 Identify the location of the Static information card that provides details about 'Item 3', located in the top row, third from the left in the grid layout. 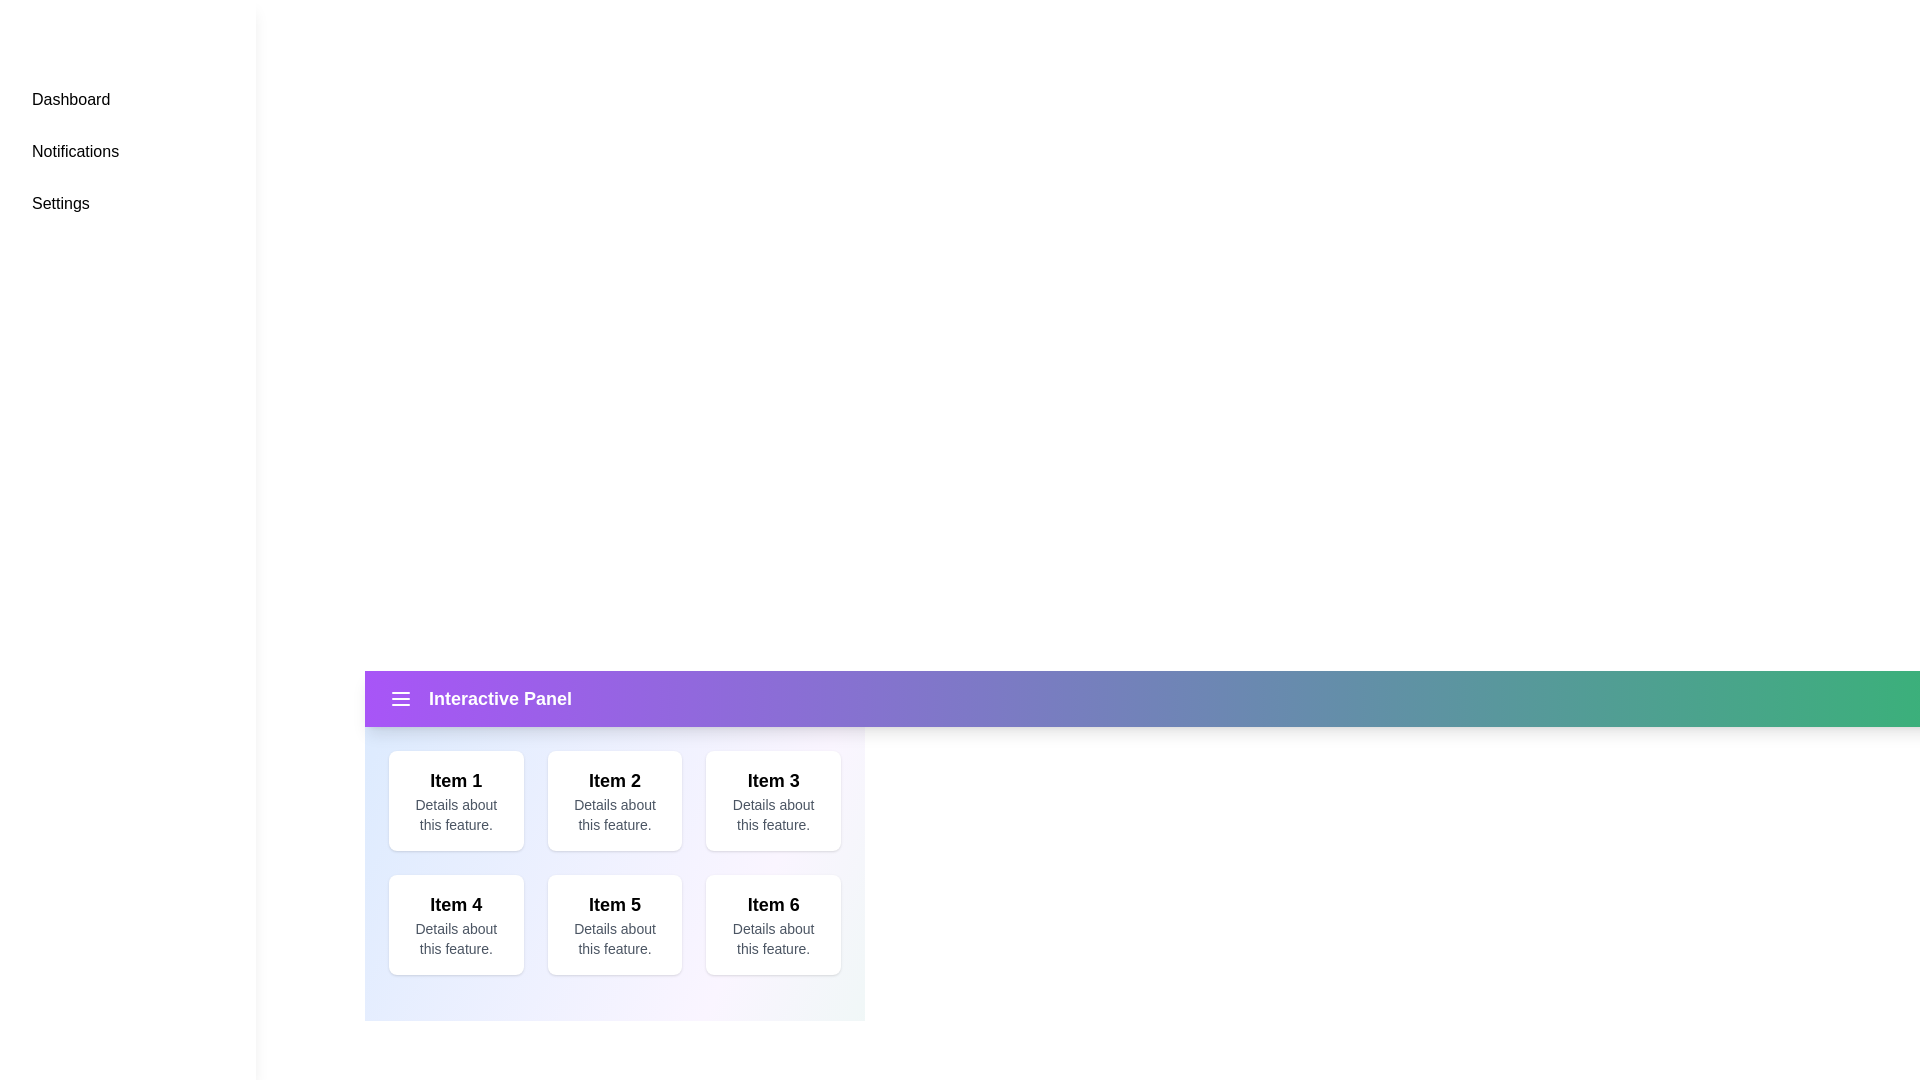
(772, 800).